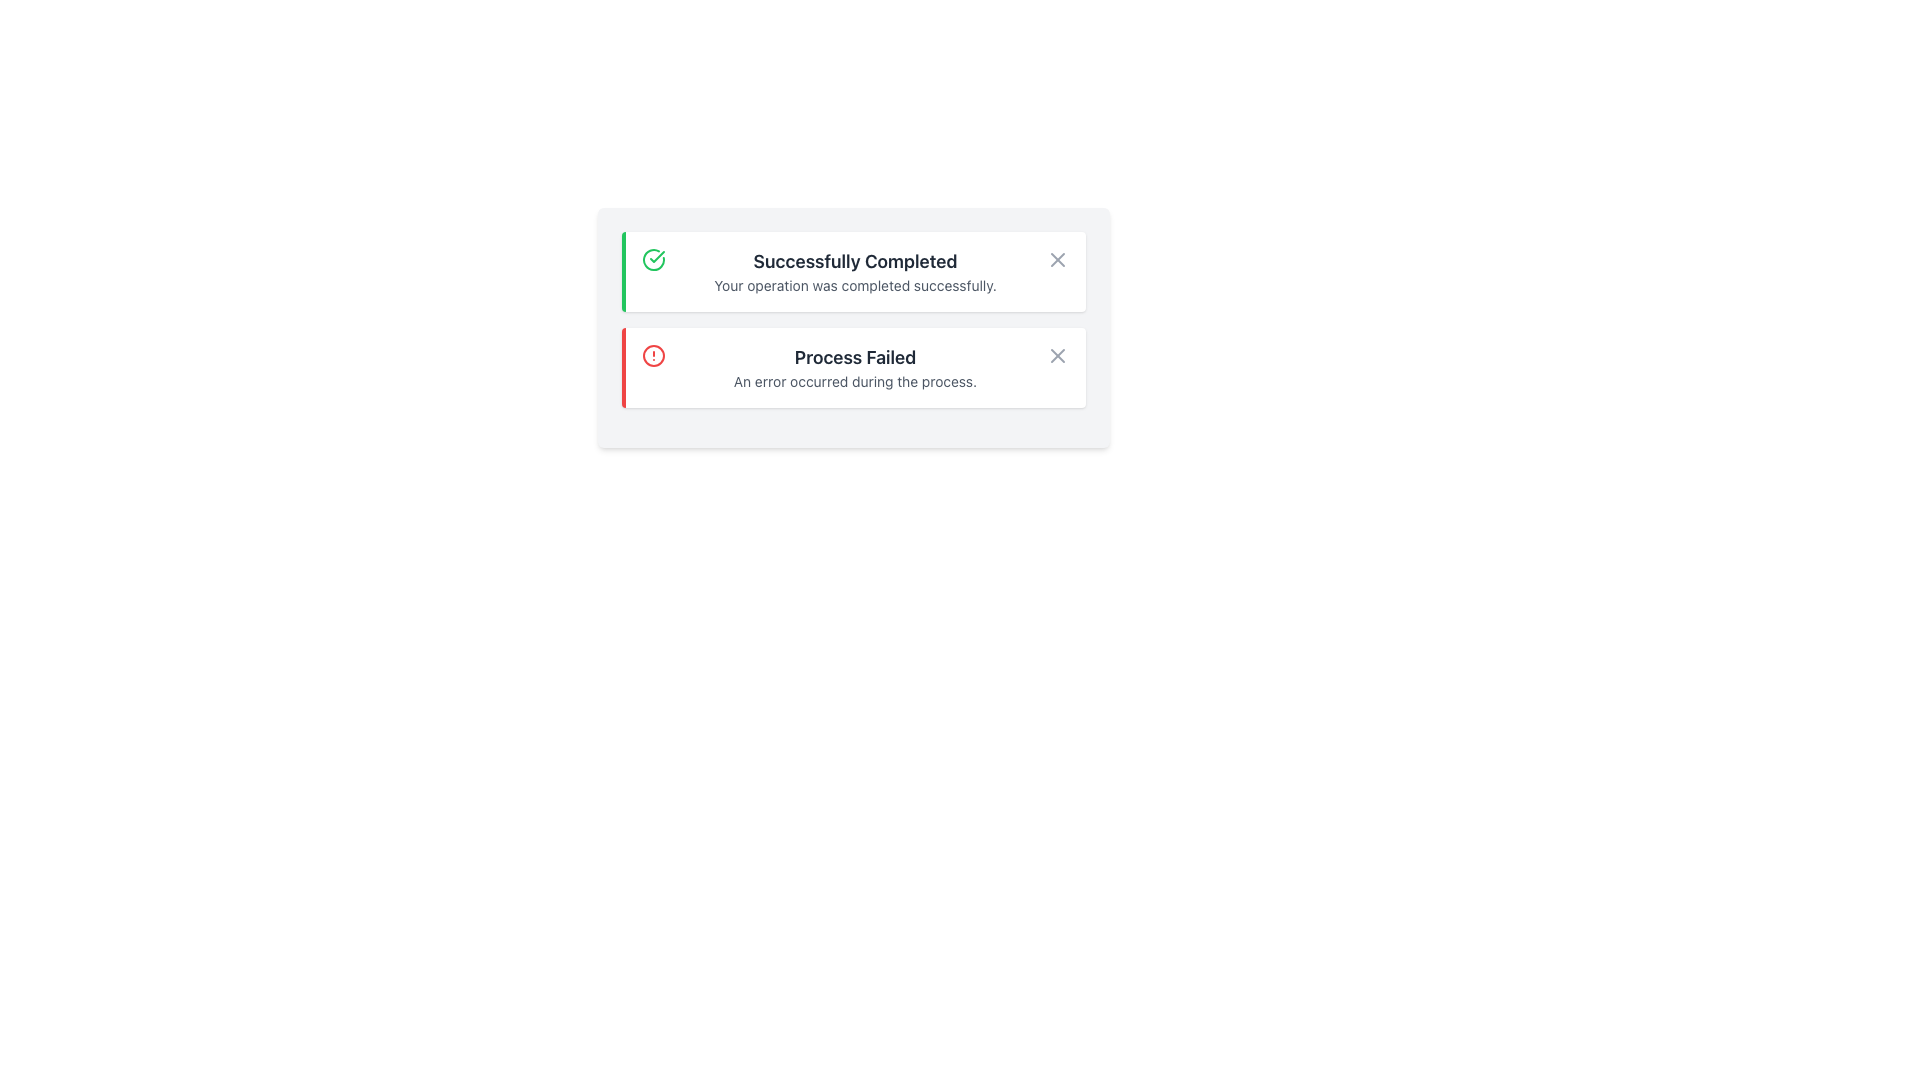  I want to click on the green circular icon with a check mark located to the left of the text 'Successfully Completed', so click(653, 258).